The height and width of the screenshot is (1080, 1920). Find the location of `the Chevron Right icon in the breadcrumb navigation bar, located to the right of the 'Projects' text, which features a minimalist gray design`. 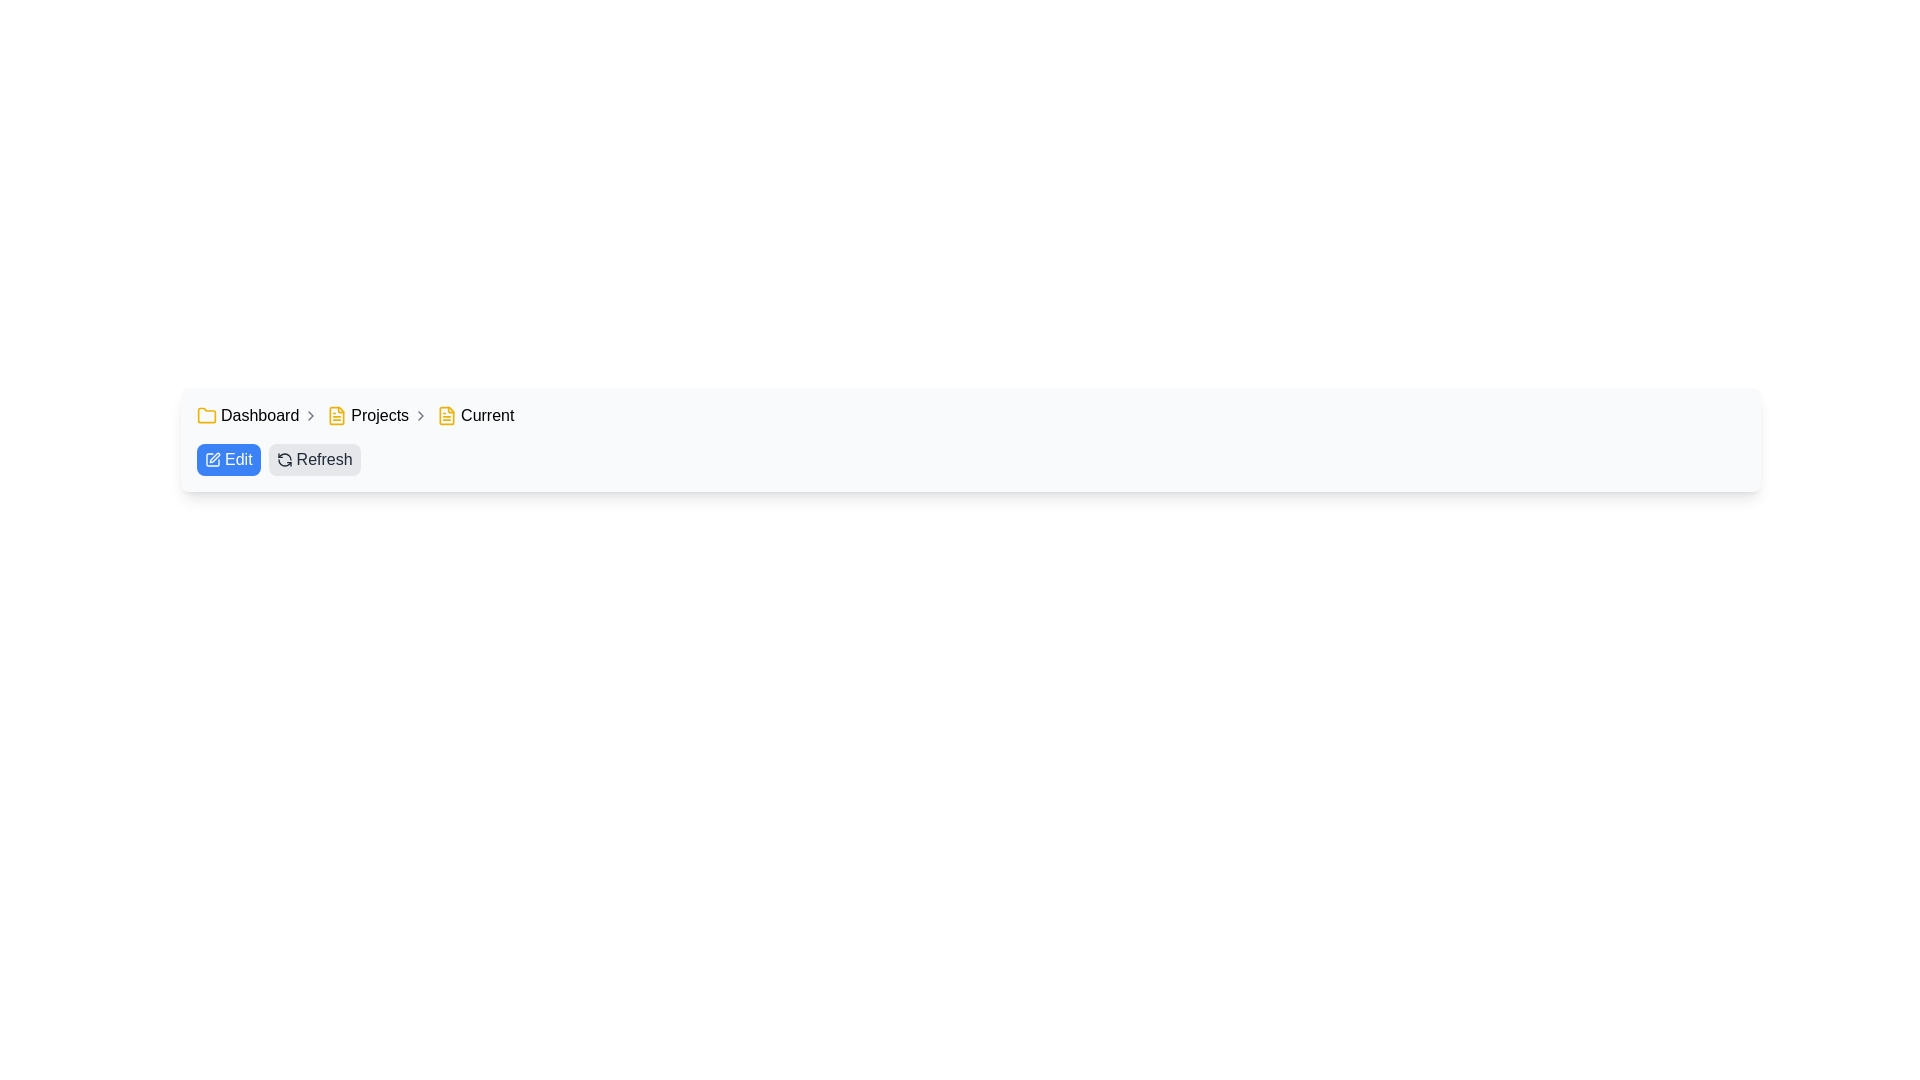

the Chevron Right icon in the breadcrumb navigation bar, located to the right of the 'Projects' text, which features a minimalist gray design is located at coordinates (420, 415).